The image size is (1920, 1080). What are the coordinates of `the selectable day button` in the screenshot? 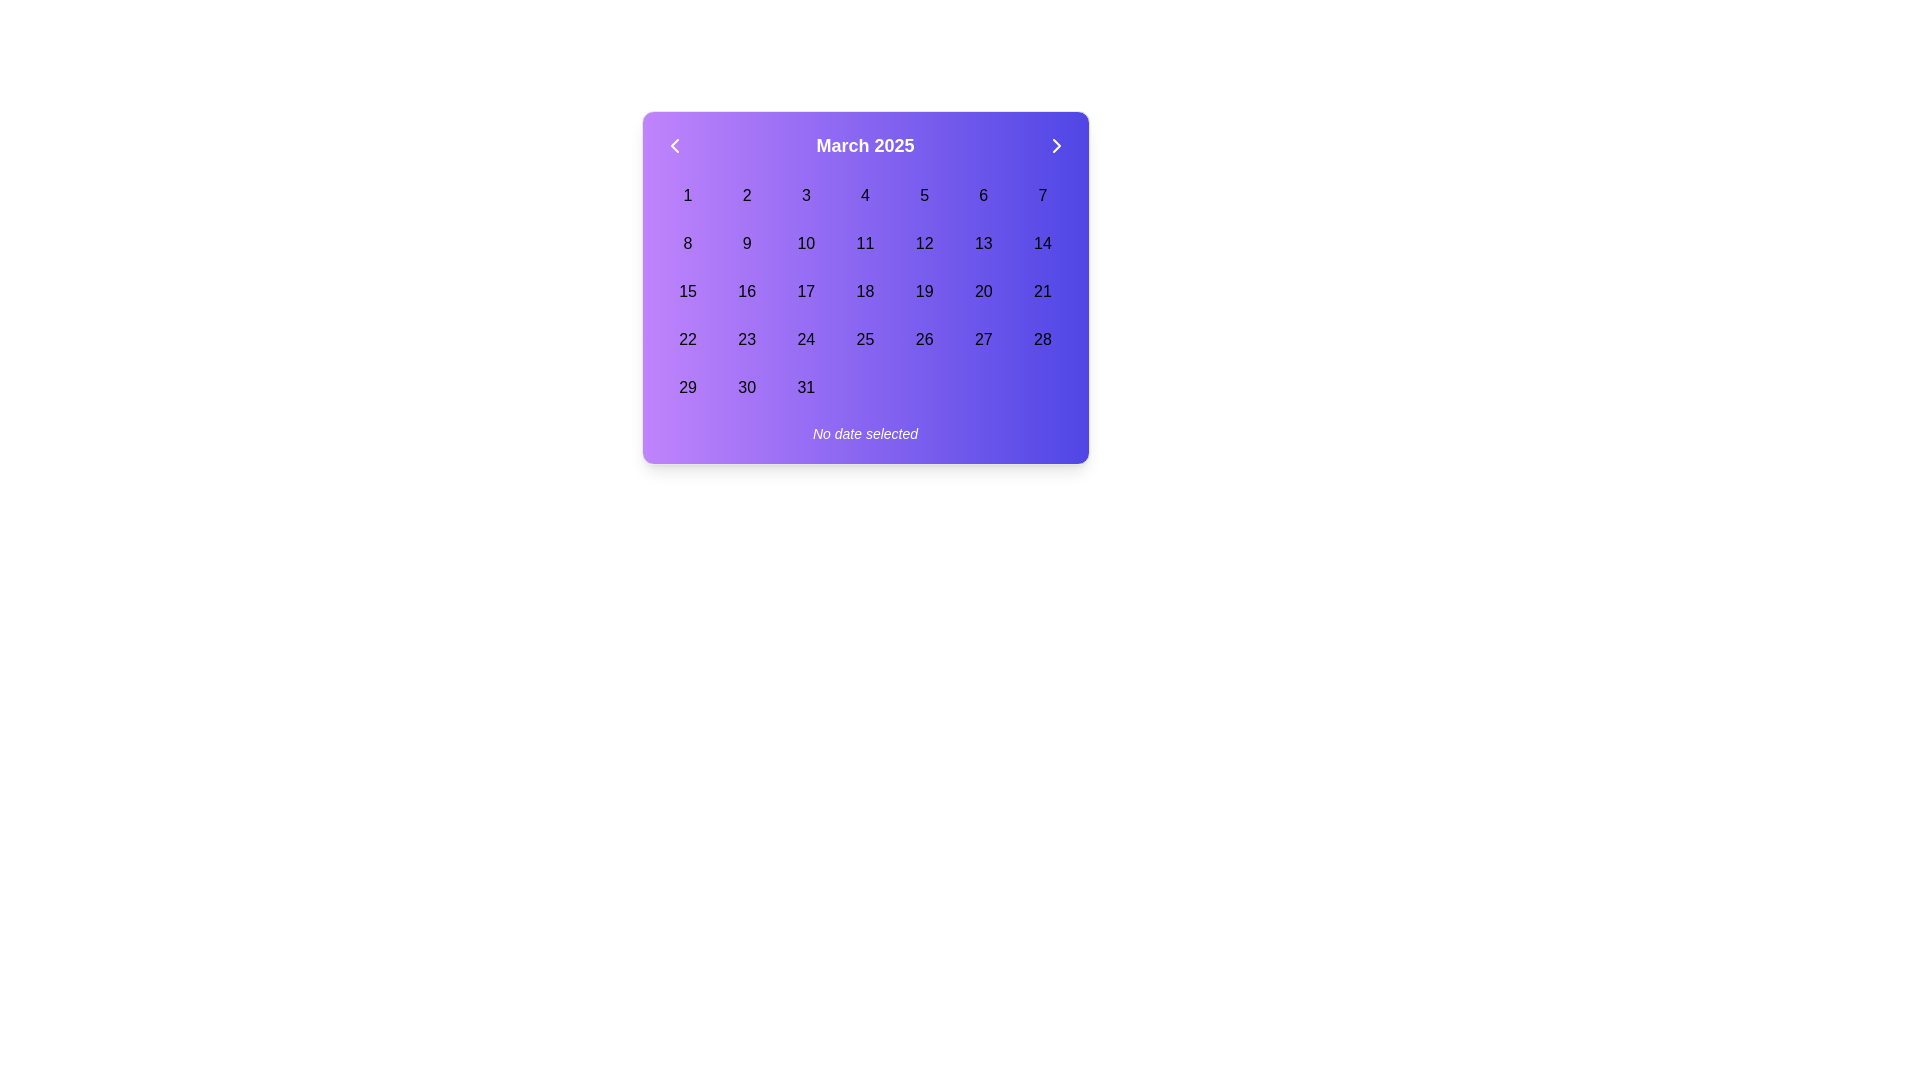 It's located at (688, 292).